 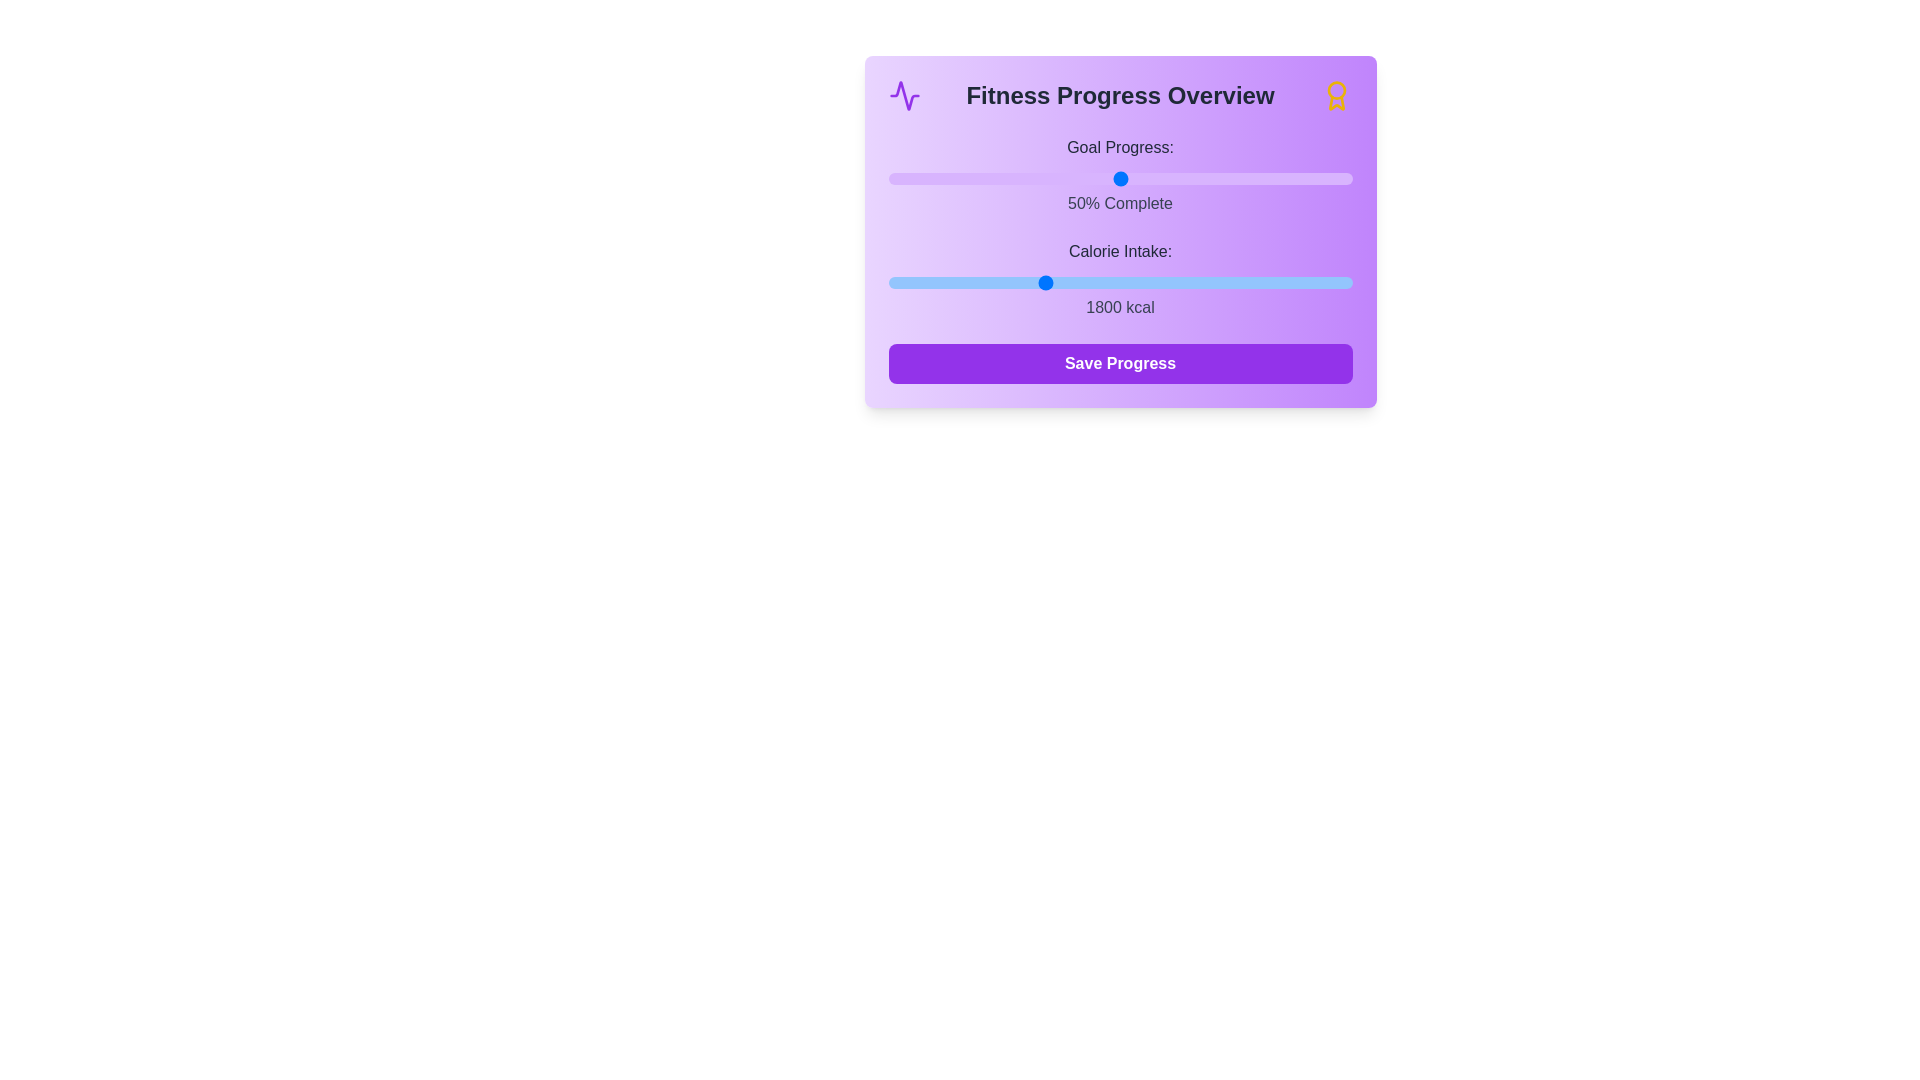 What do you see at coordinates (1120, 280) in the screenshot?
I see `the blue rounded handle of the A range slider for adjusting the calorie intake value from 1800 kcal` at bounding box center [1120, 280].